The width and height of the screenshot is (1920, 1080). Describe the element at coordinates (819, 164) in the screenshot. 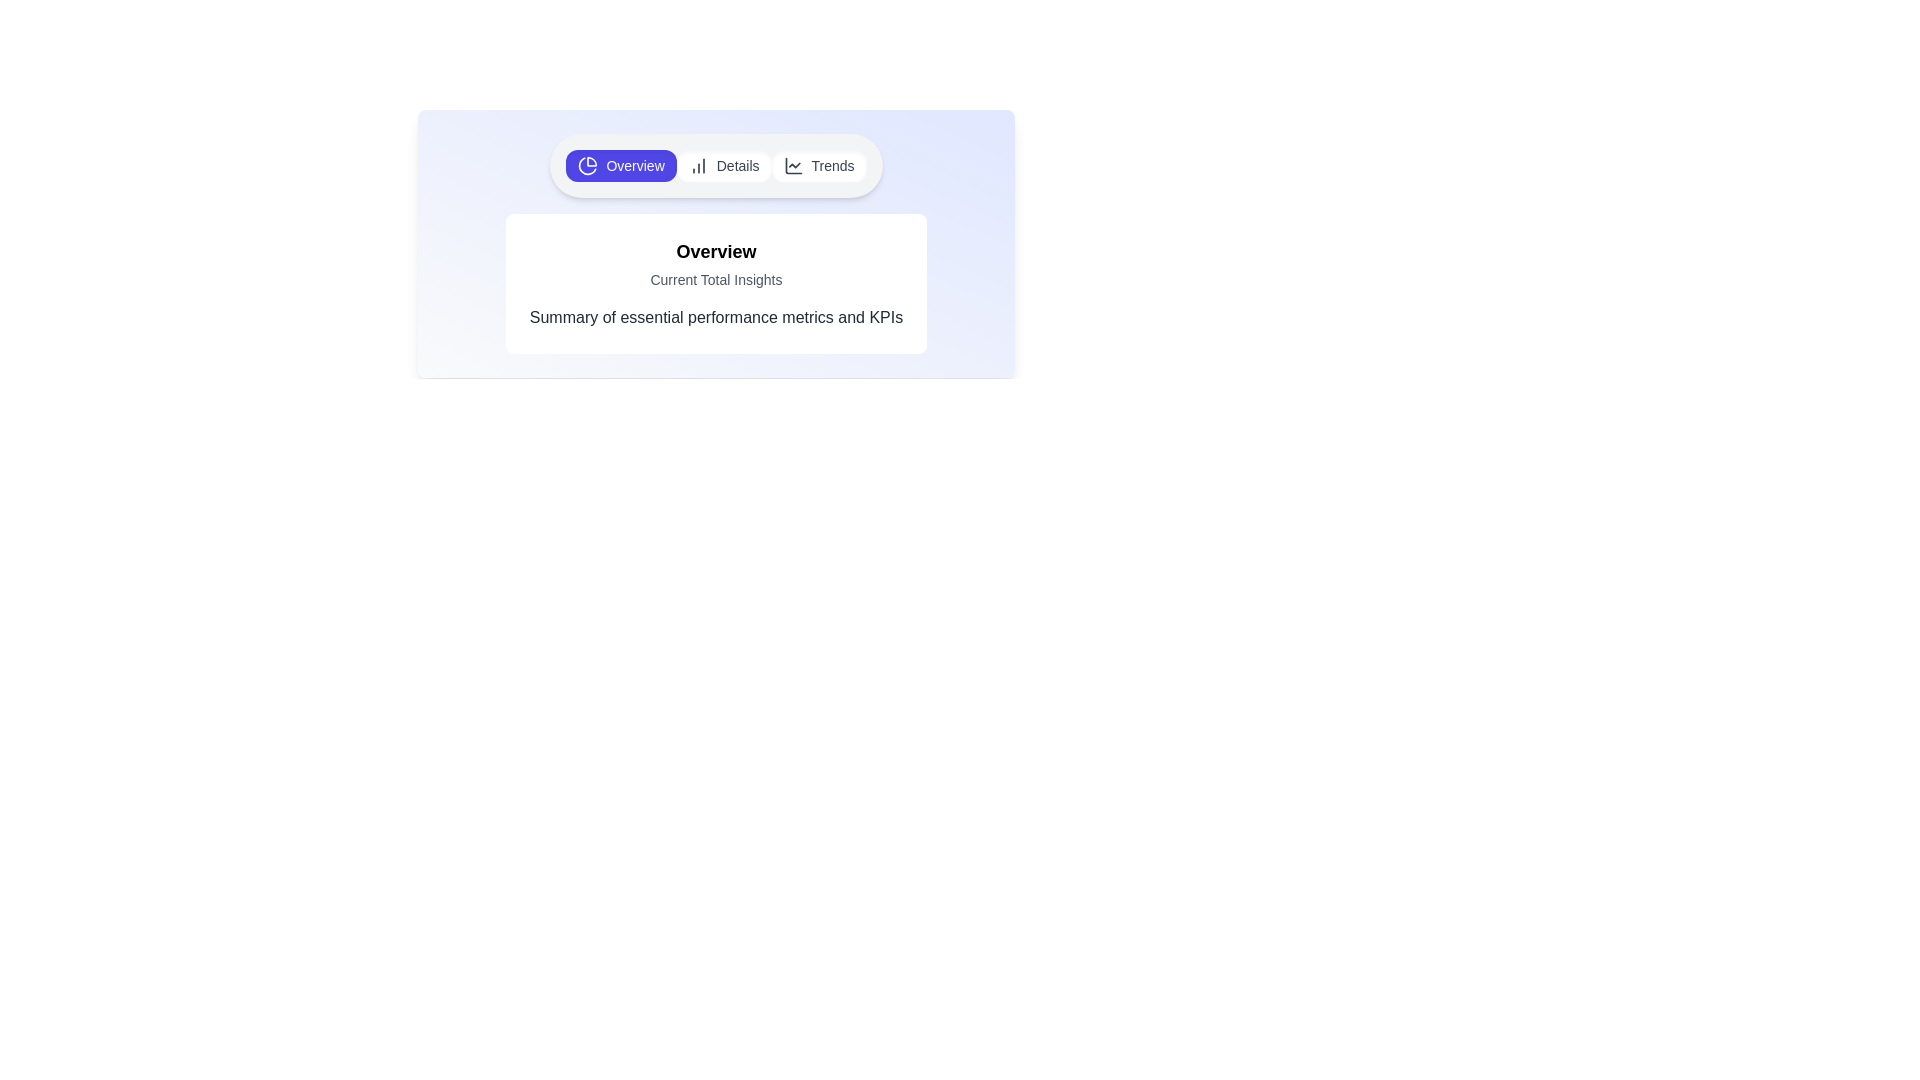

I see `the Trends tab to view its content` at that location.